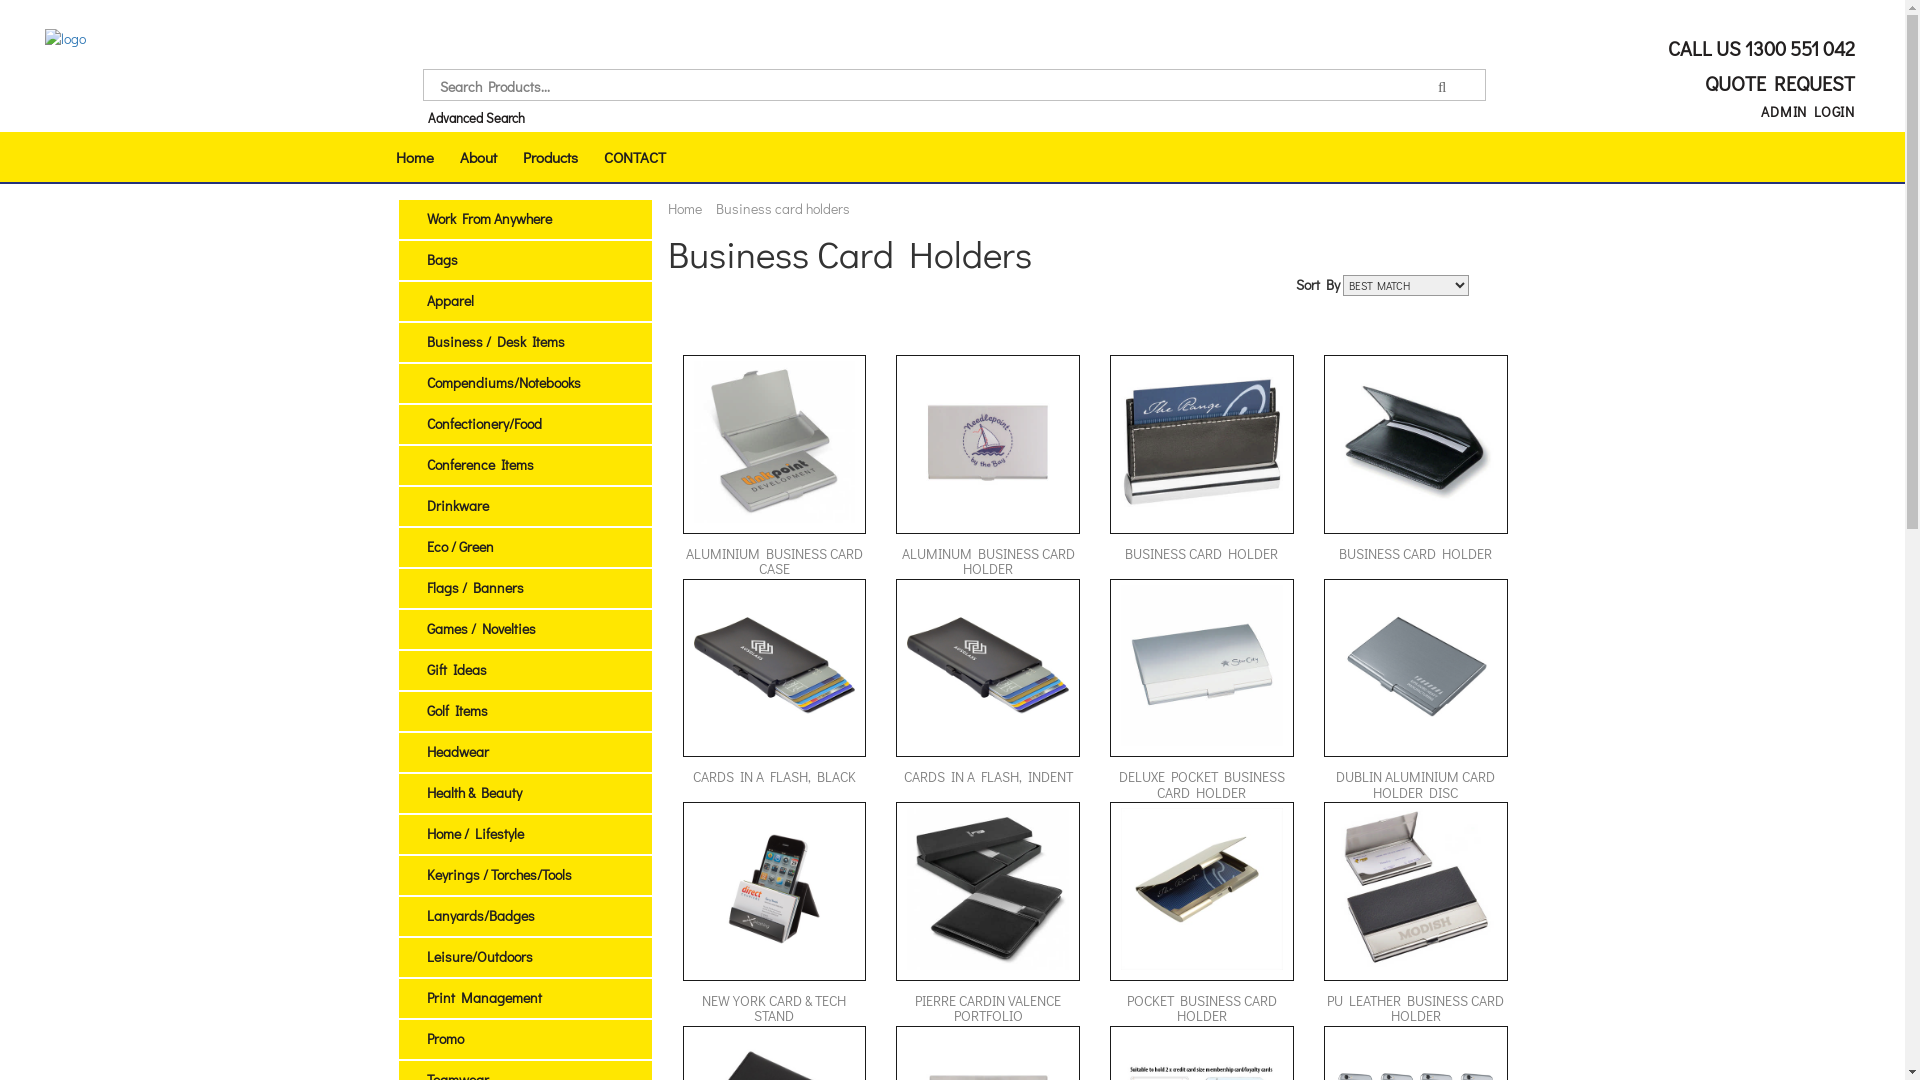 The width and height of the screenshot is (1920, 1080). Describe the element at coordinates (694, 666) in the screenshot. I see `'Cards in a Flash, Black (C6800_PREMIER)'` at that location.